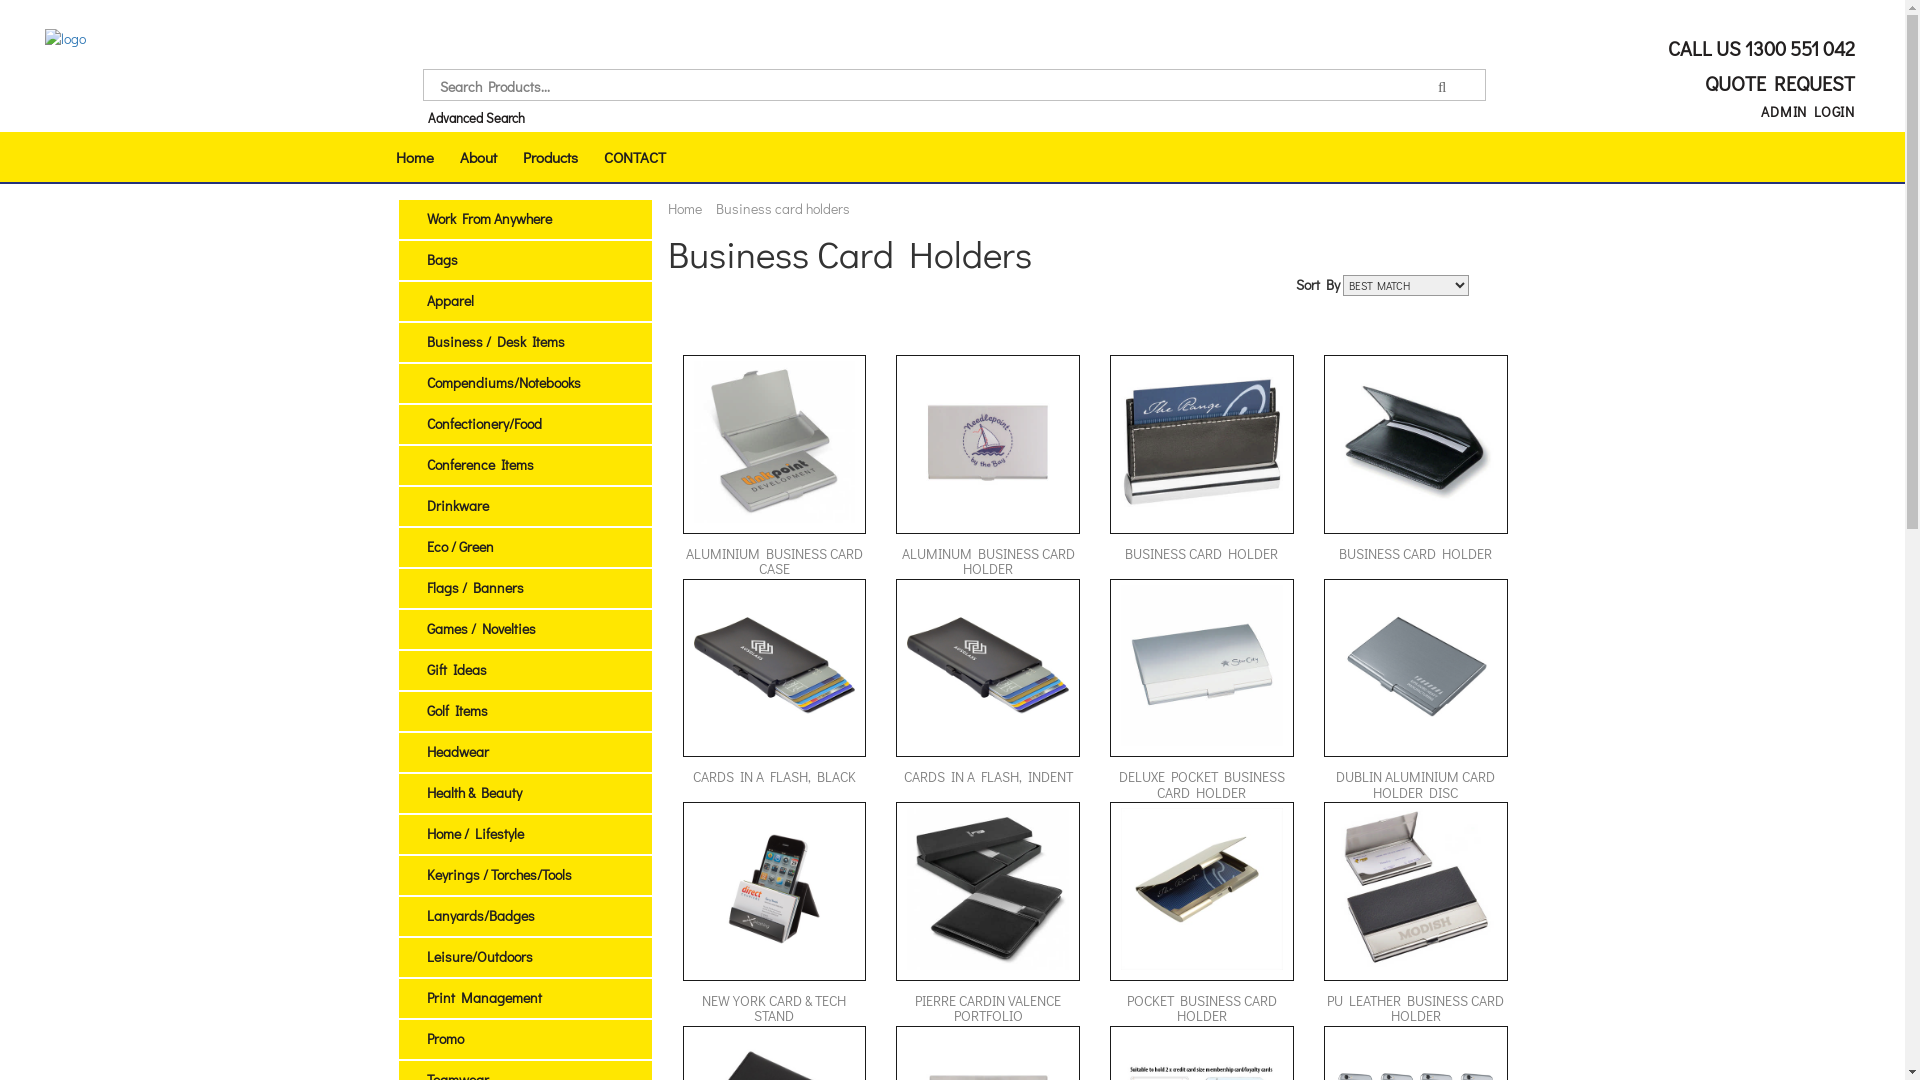 The width and height of the screenshot is (1920, 1080). Describe the element at coordinates (694, 666) in the screenshot. I see `'Cards in a Flash, Black (C6800_PREMIER)'` at that location.